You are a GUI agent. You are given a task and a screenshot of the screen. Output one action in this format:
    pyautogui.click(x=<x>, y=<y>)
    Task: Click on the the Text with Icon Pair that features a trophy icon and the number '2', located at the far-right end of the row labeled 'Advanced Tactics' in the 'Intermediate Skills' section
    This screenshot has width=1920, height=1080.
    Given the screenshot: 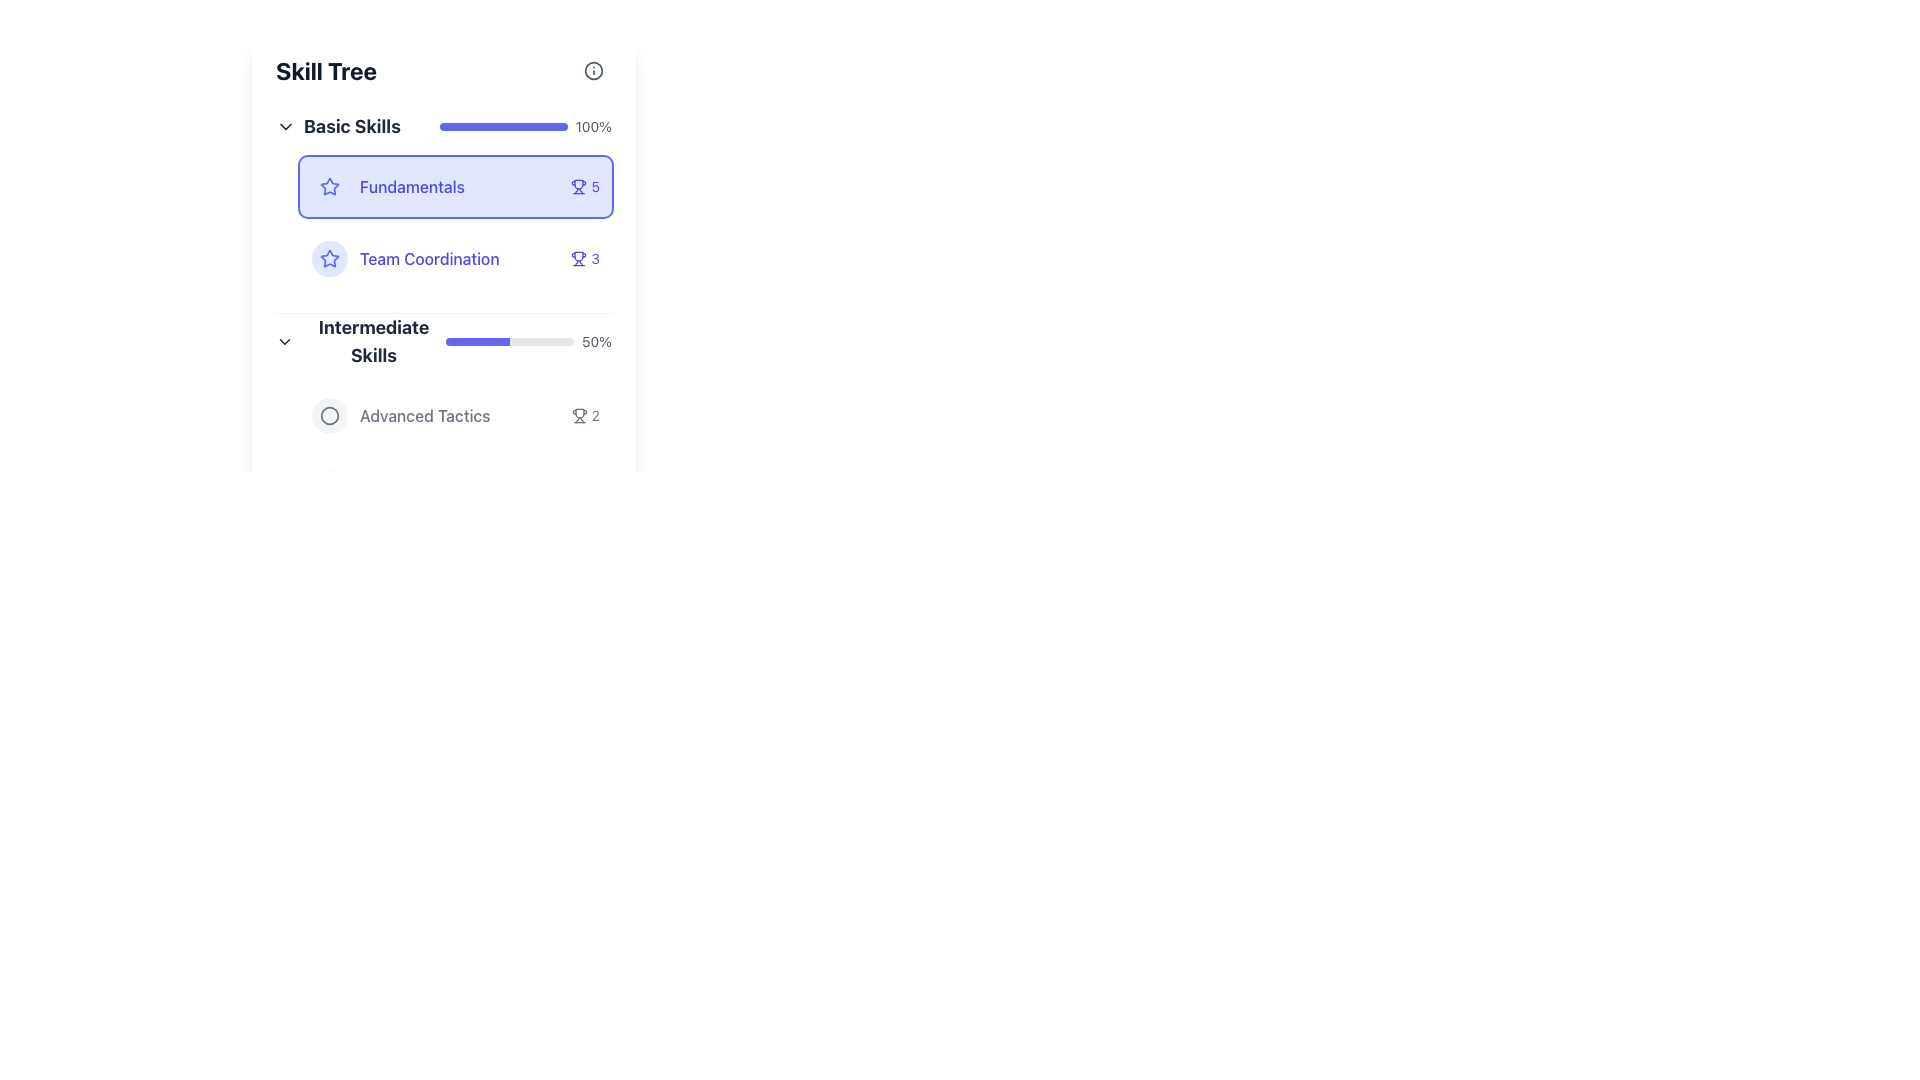 What is the action you would take?
    pyautogui.click(x=584, y=415)
    